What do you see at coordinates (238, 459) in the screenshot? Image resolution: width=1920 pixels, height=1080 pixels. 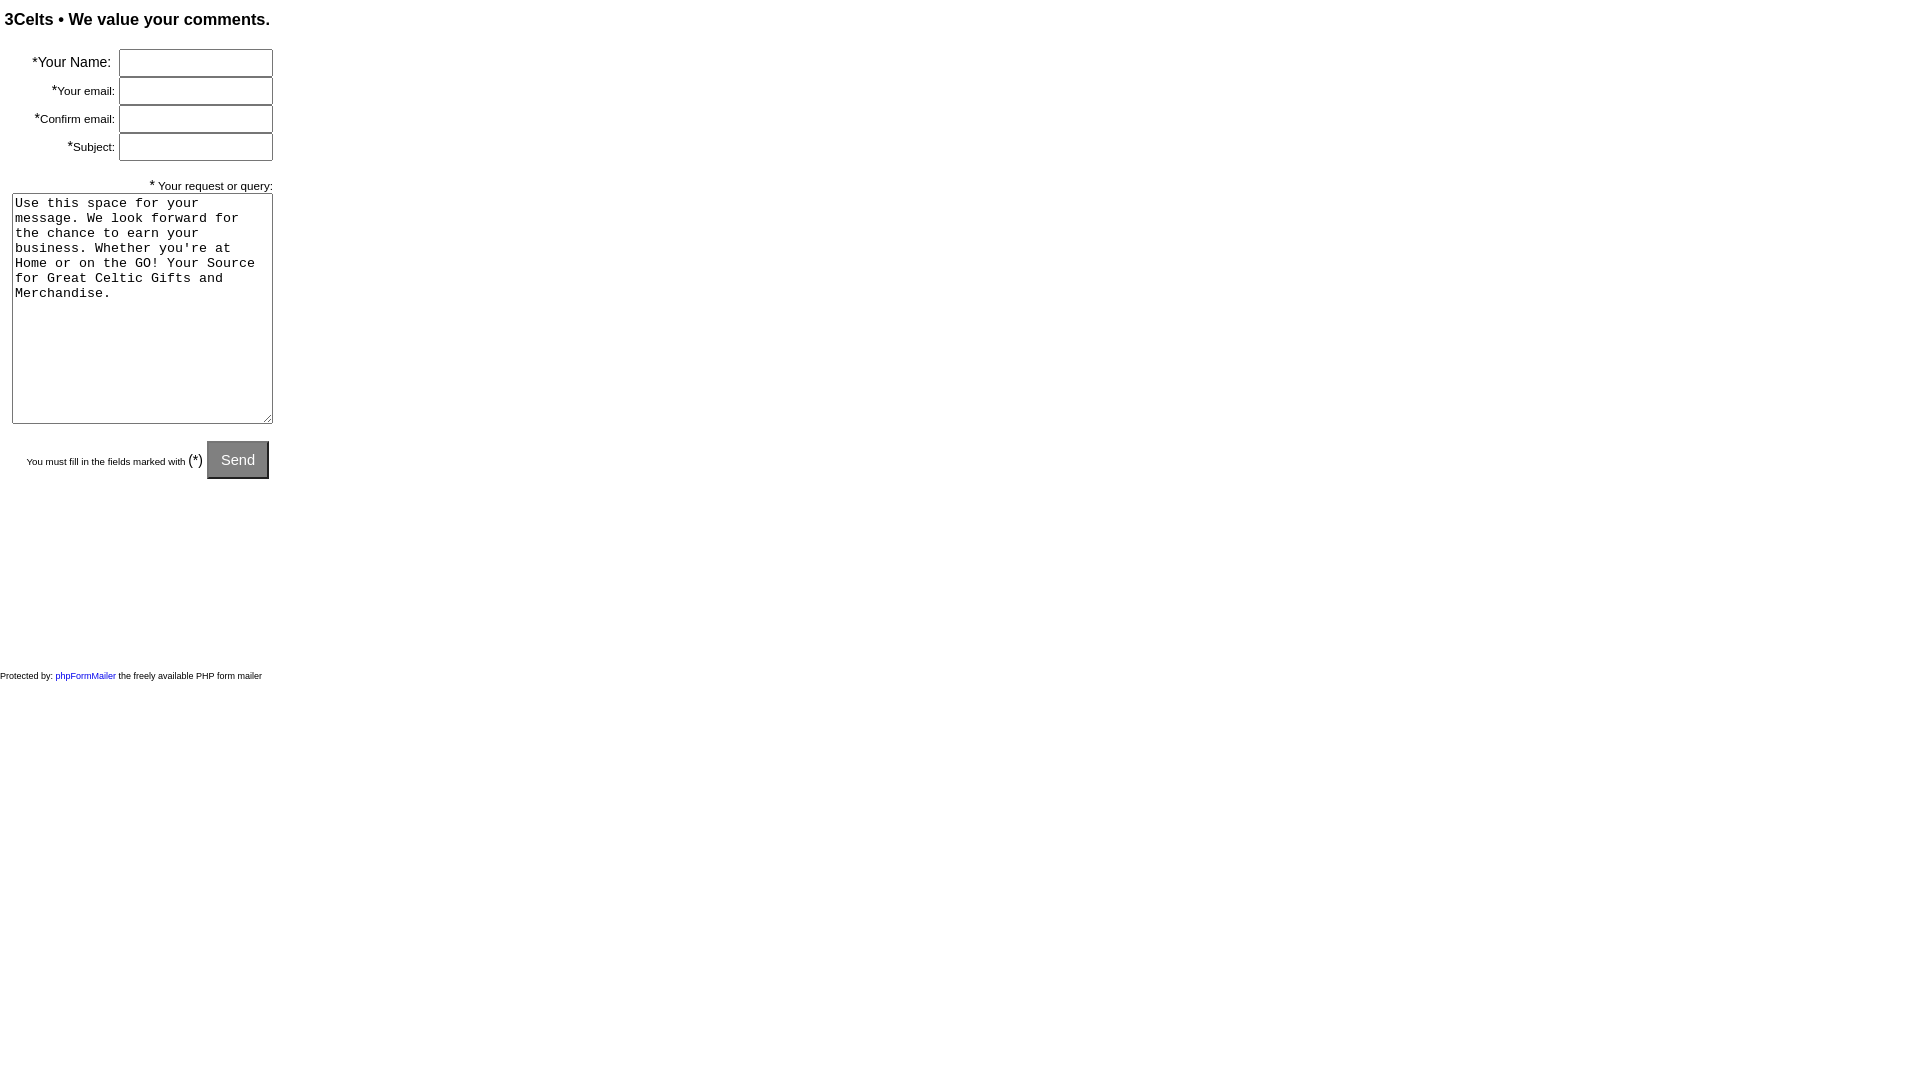 I see `'Send'` at bounding box center [238, 459].